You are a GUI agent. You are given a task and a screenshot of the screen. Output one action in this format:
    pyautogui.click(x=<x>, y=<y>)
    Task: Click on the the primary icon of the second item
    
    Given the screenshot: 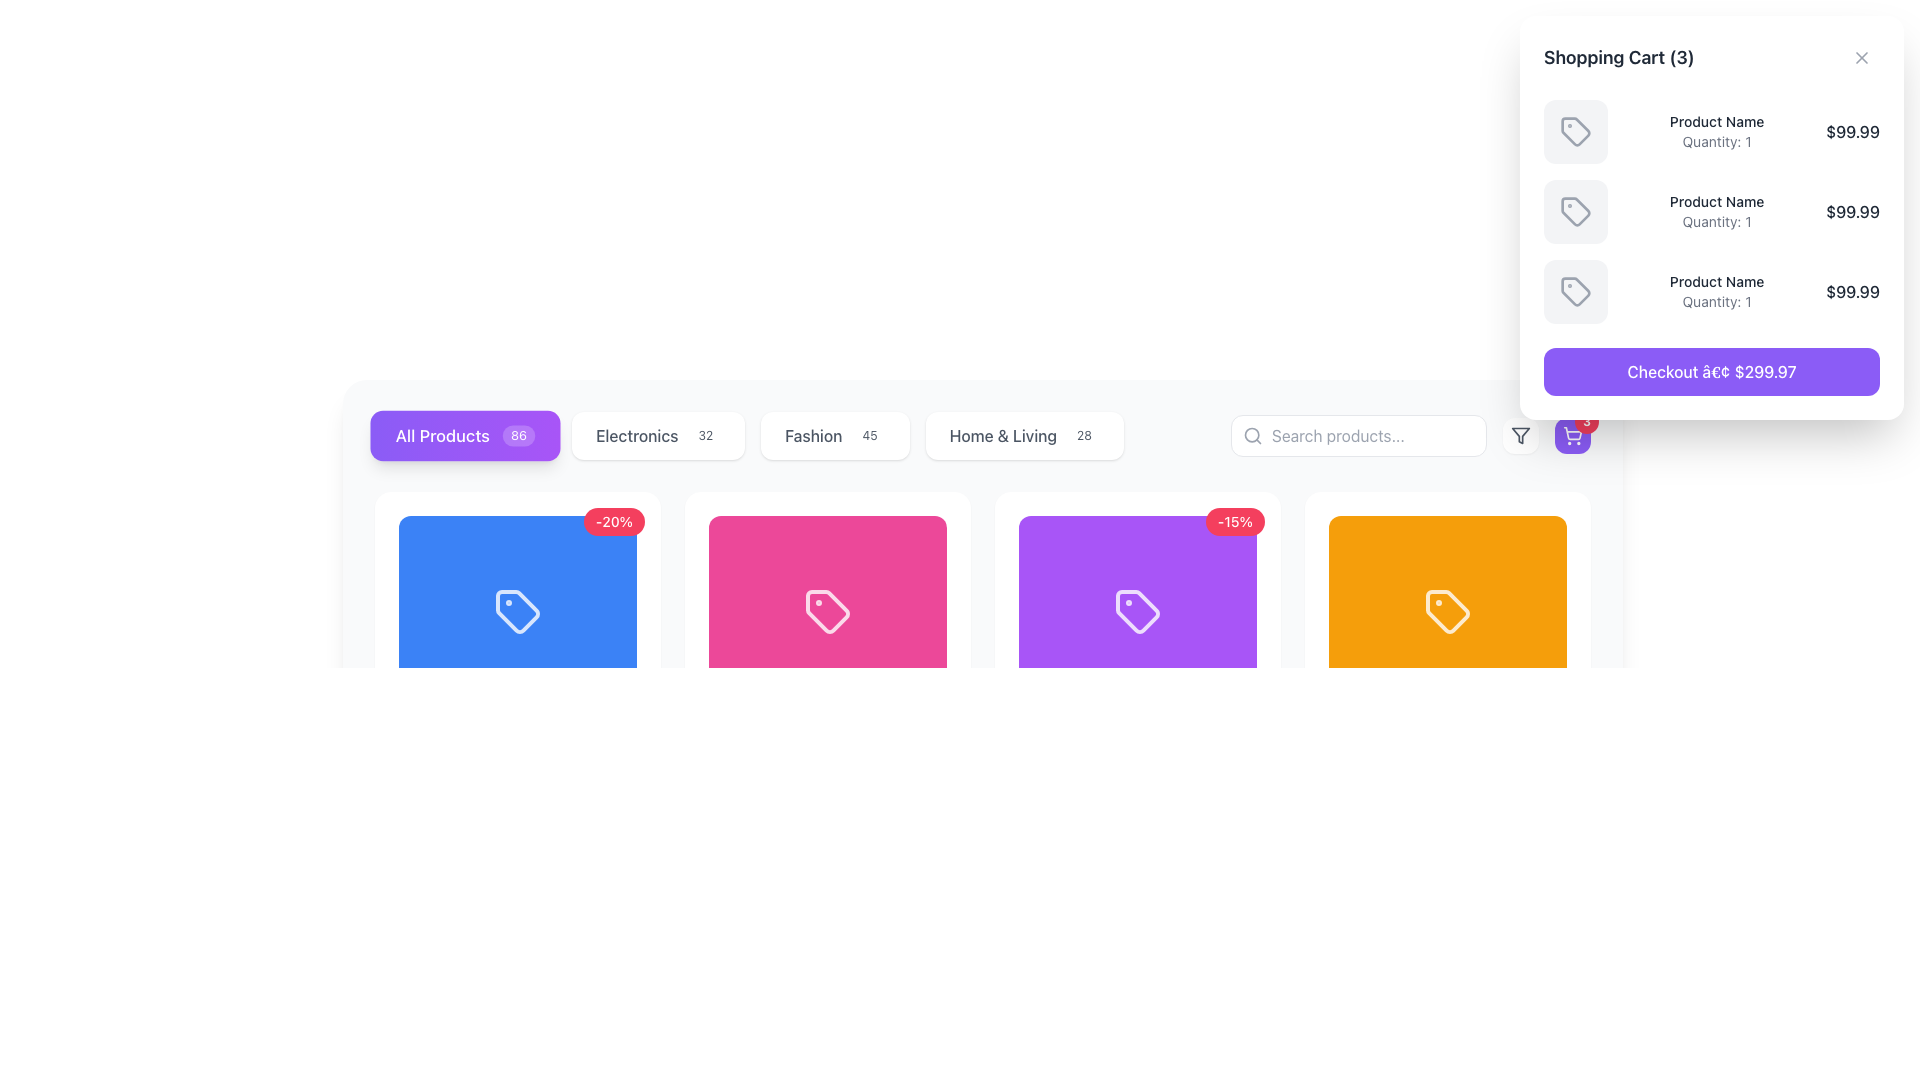 What is the action you would take?
    pyautogui.click(x=1574, y=212)
    